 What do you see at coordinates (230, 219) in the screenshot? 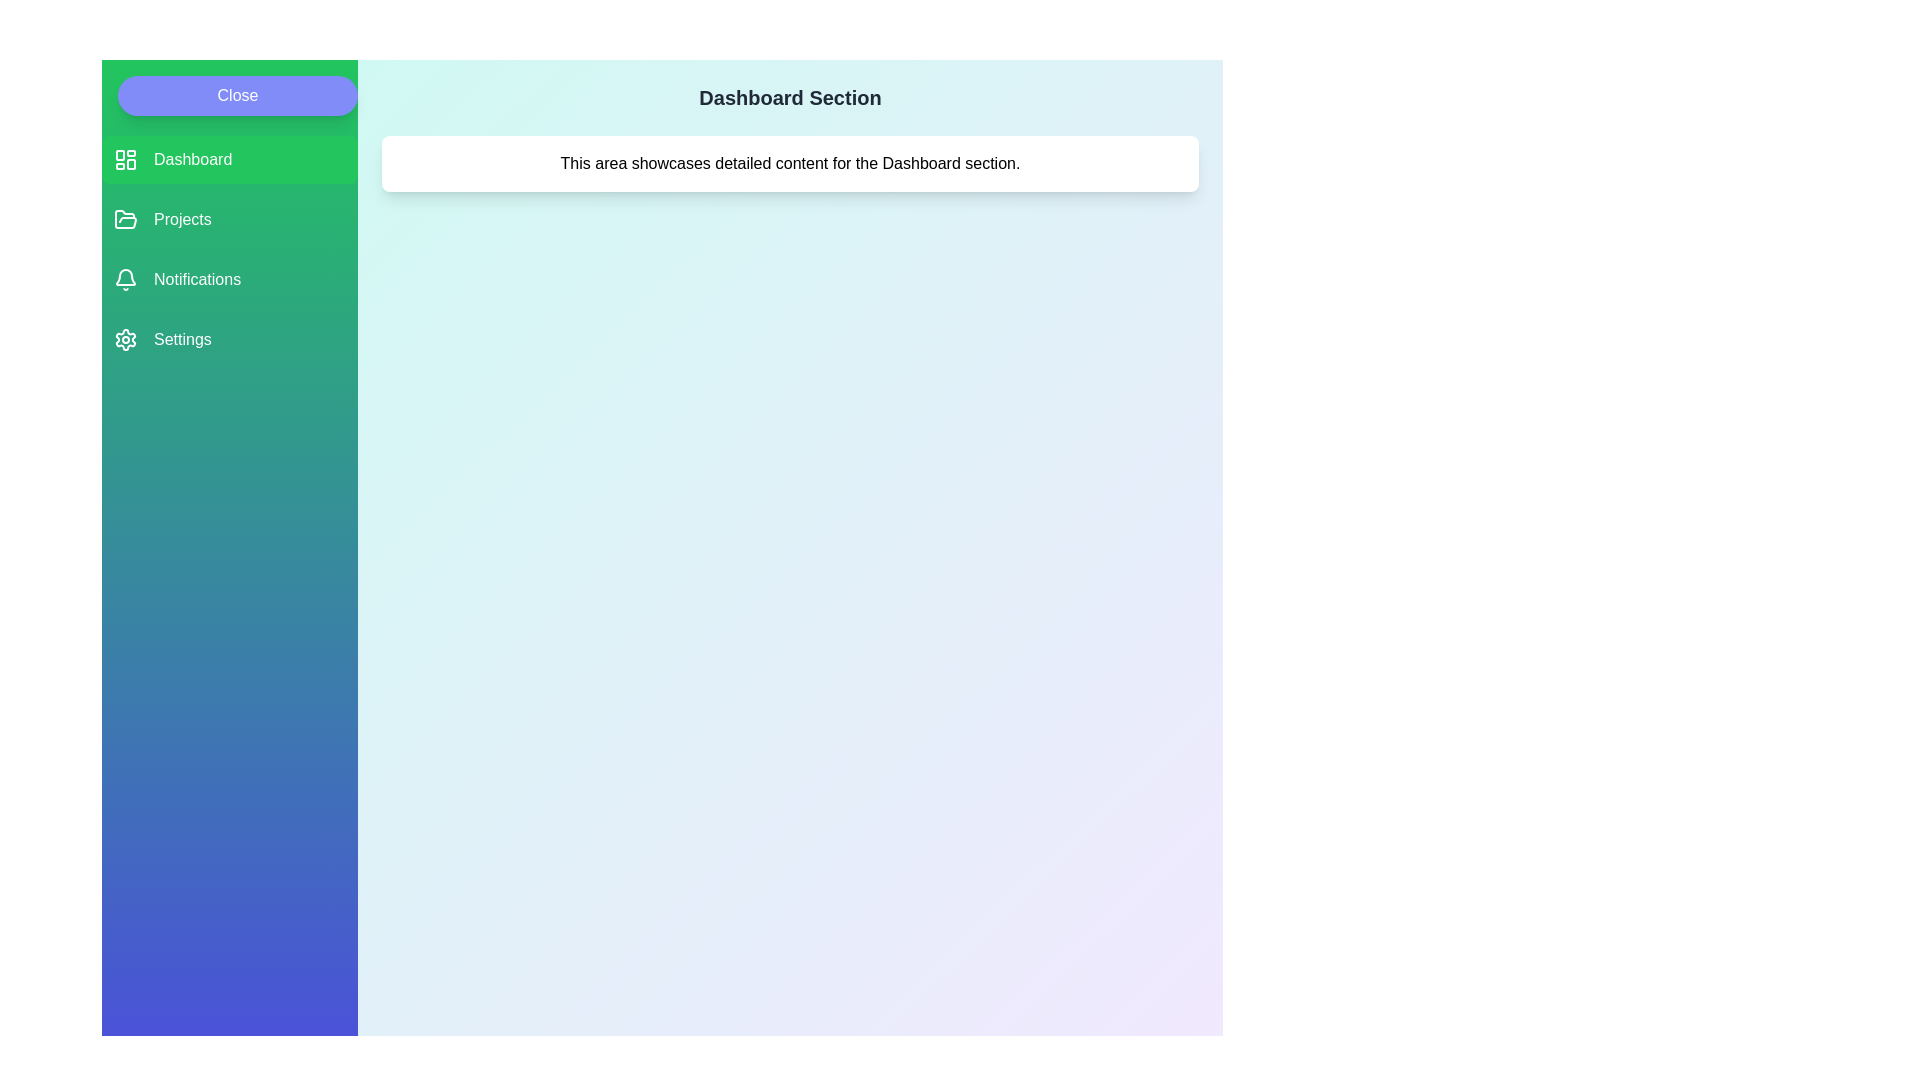
I see `the menu item labeled Projects to see its hover effect` at bounding box center [230, 219].